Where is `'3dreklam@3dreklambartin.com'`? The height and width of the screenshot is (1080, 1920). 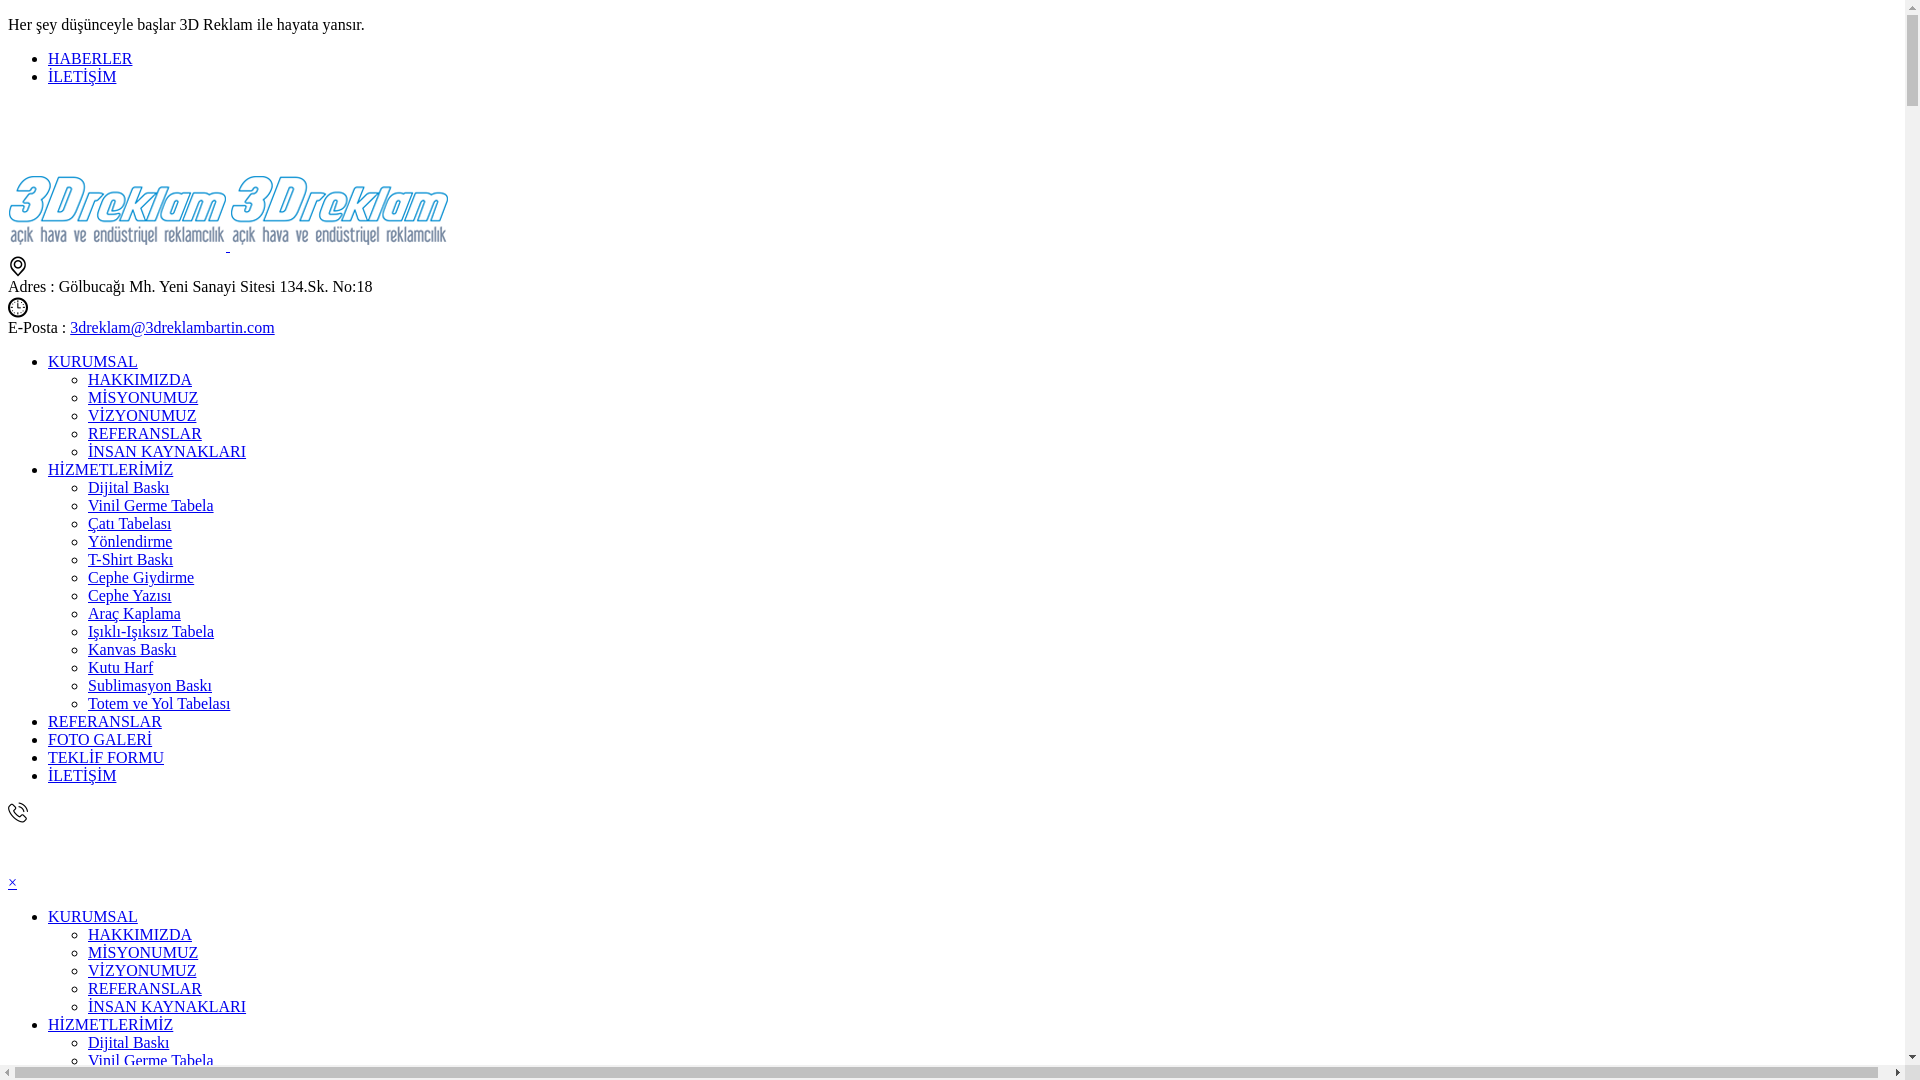 '3dreklam@3dreklambartin.com' is located at coordinates (172, 326).